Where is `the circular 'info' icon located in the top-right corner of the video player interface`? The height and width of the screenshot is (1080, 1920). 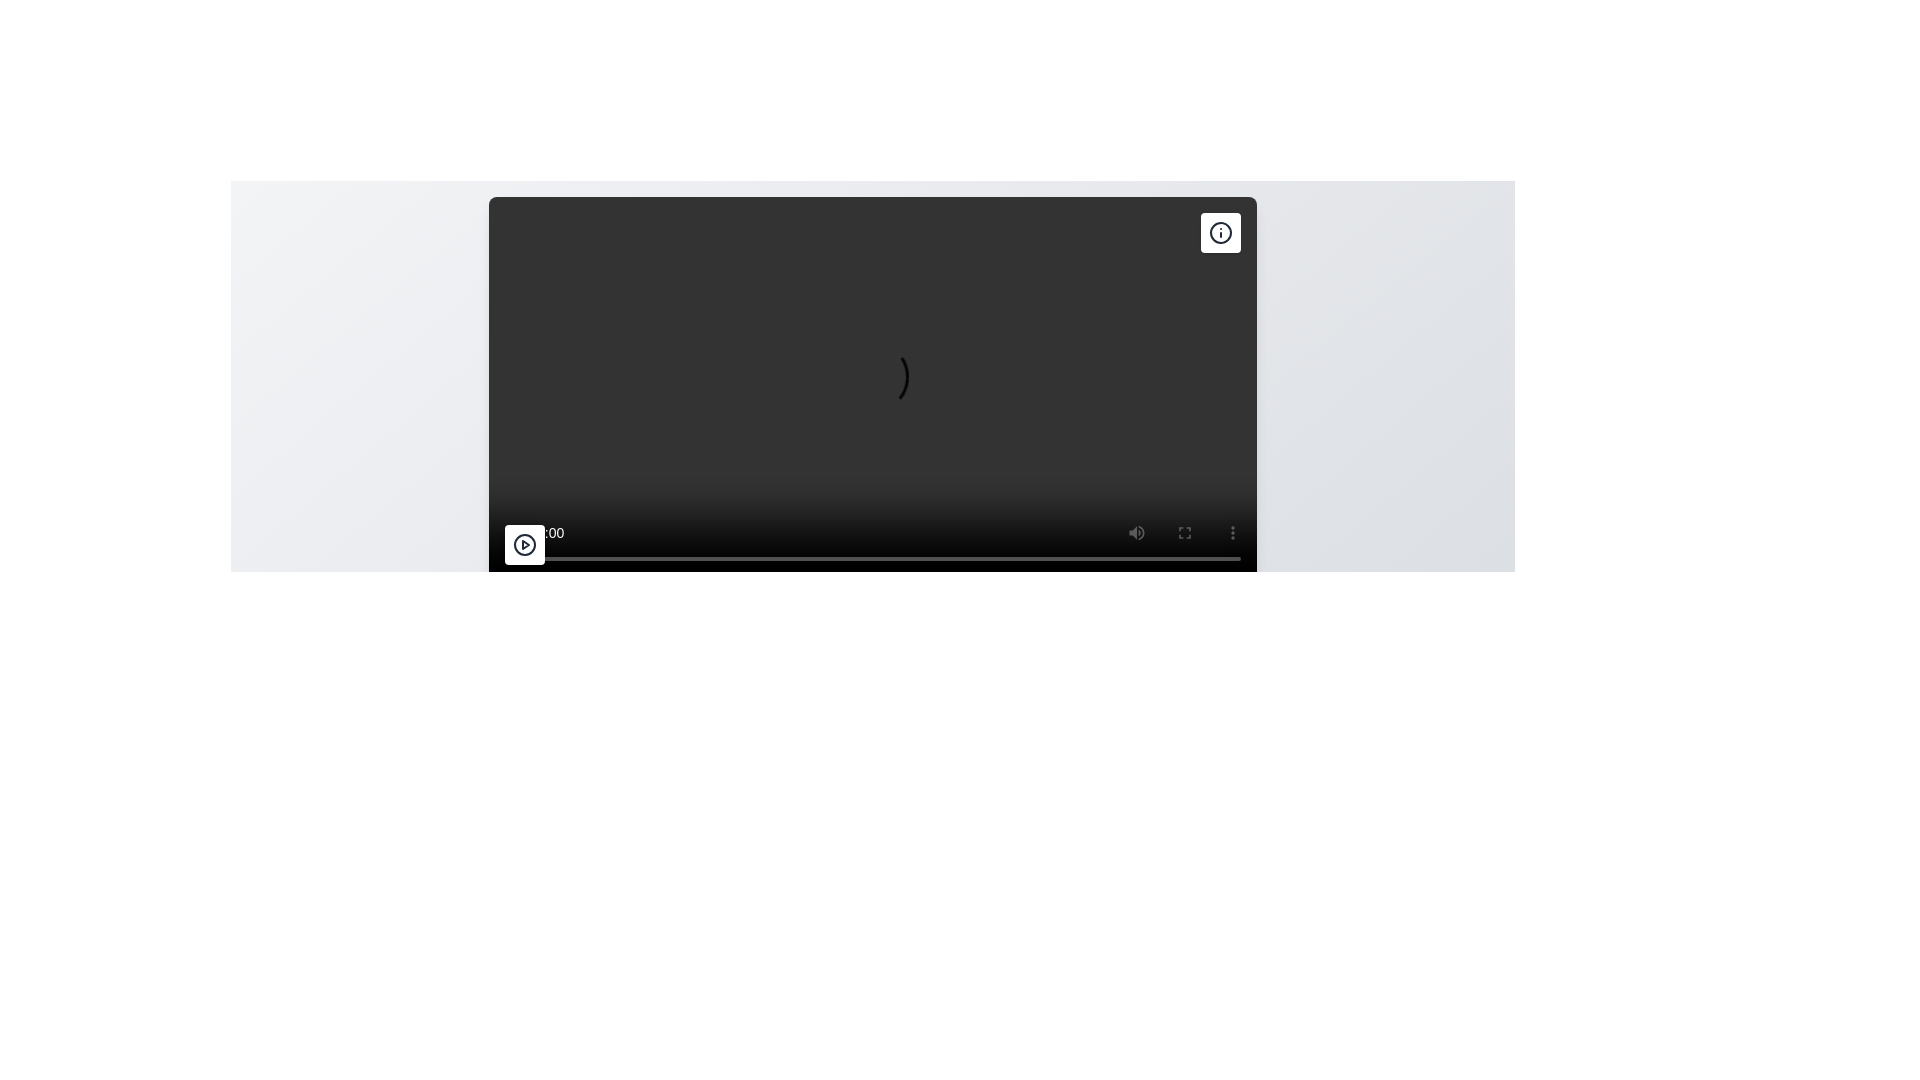
the circular 'info' icon located in the top-right corner of the video player interface is located at coordinates (1219, 231).